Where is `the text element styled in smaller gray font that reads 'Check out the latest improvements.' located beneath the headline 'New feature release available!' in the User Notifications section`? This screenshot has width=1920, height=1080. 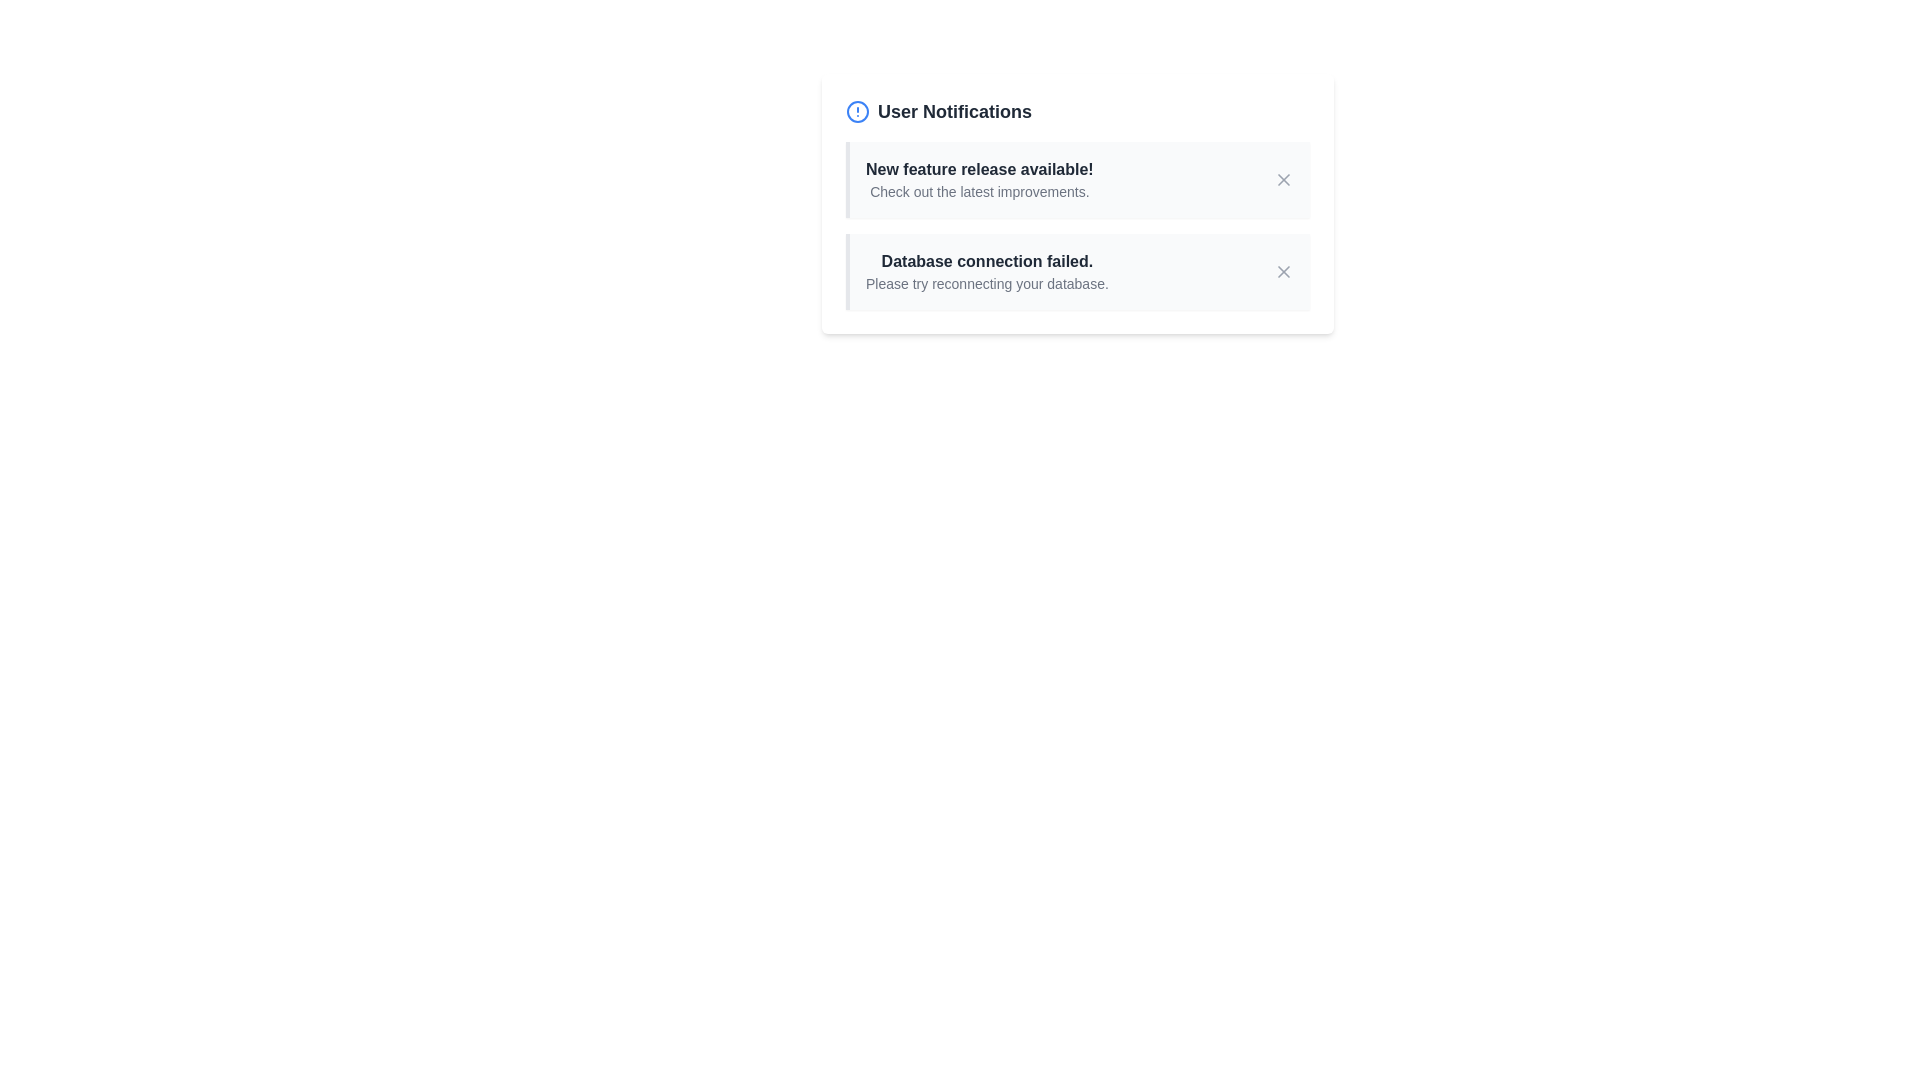
the text element styled in smaller gray font that reads 'Check out the latest improvements.' located beneath the headline 'New feature release available!' in the User Notifications section is located at coordinates (979, 192).